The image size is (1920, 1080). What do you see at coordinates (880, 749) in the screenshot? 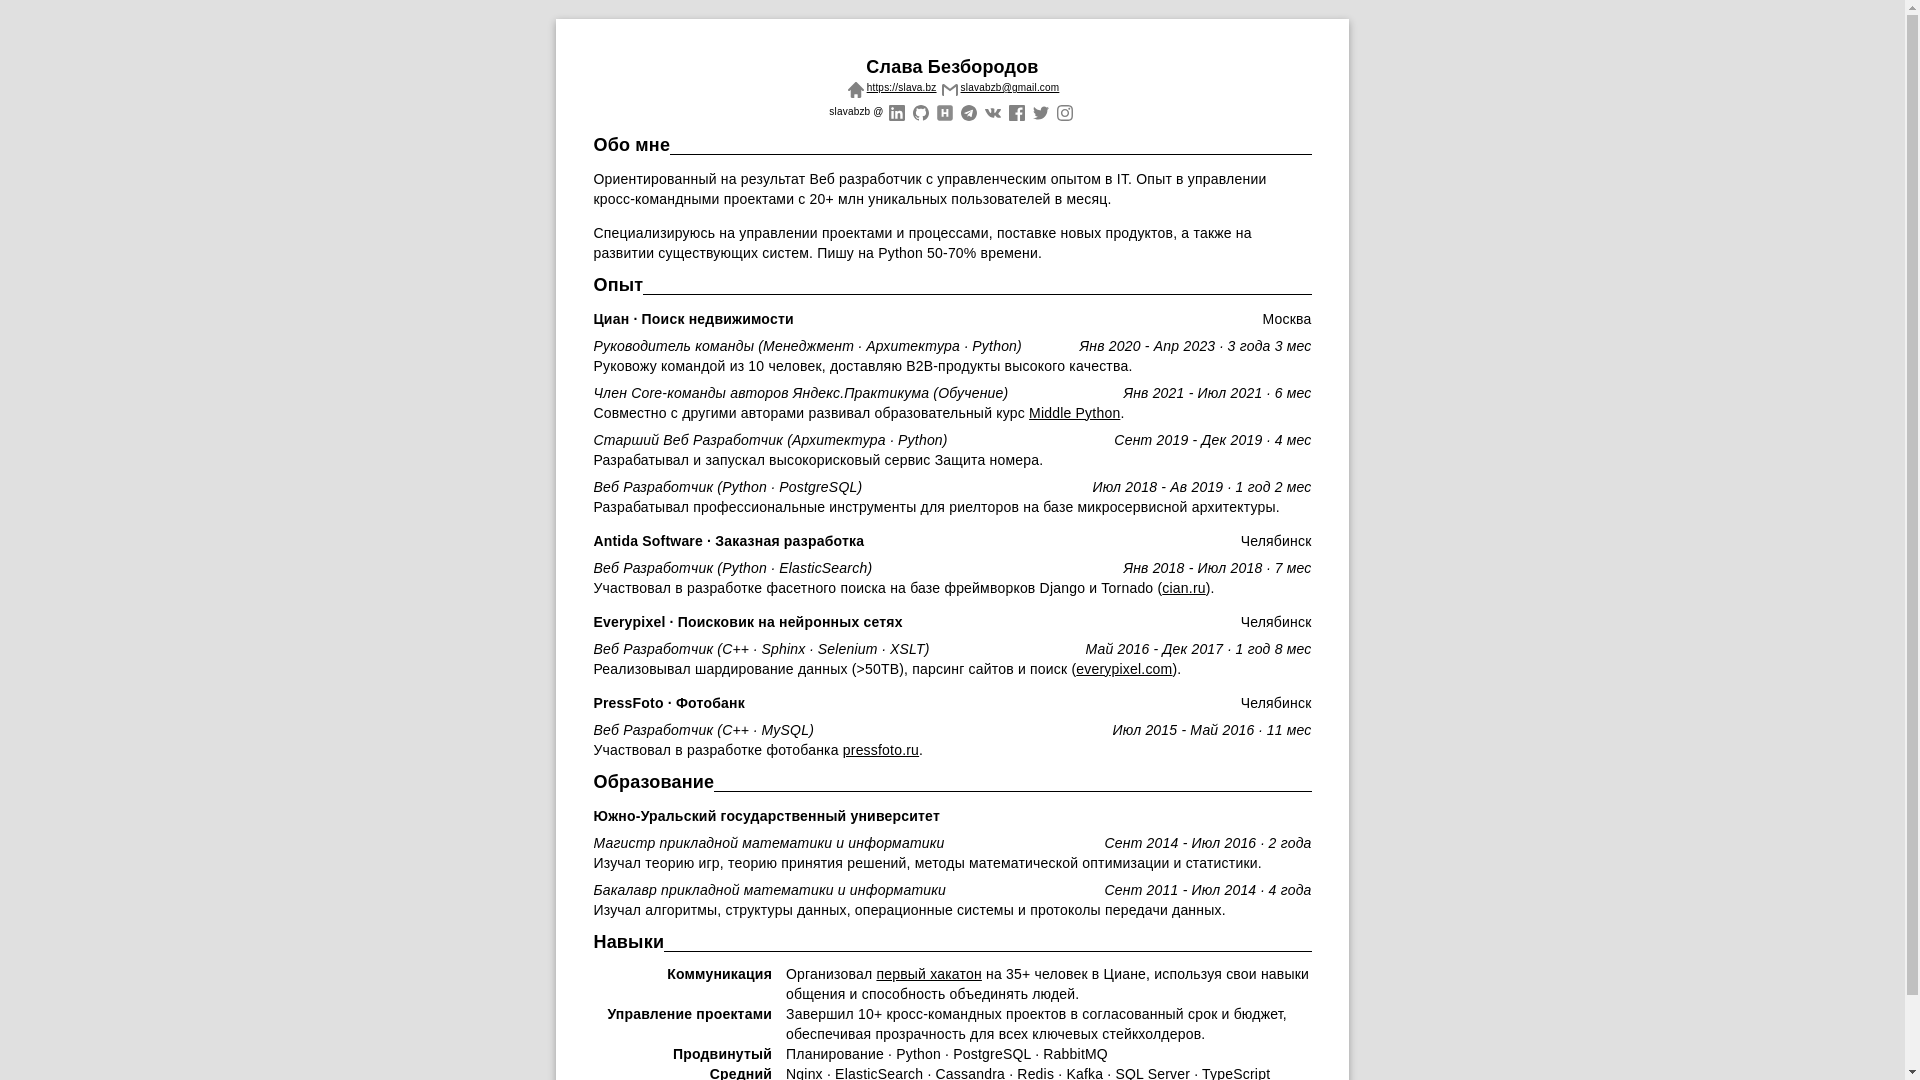
I see `'pressfoto.ru'` at bounding box center [880, 749].